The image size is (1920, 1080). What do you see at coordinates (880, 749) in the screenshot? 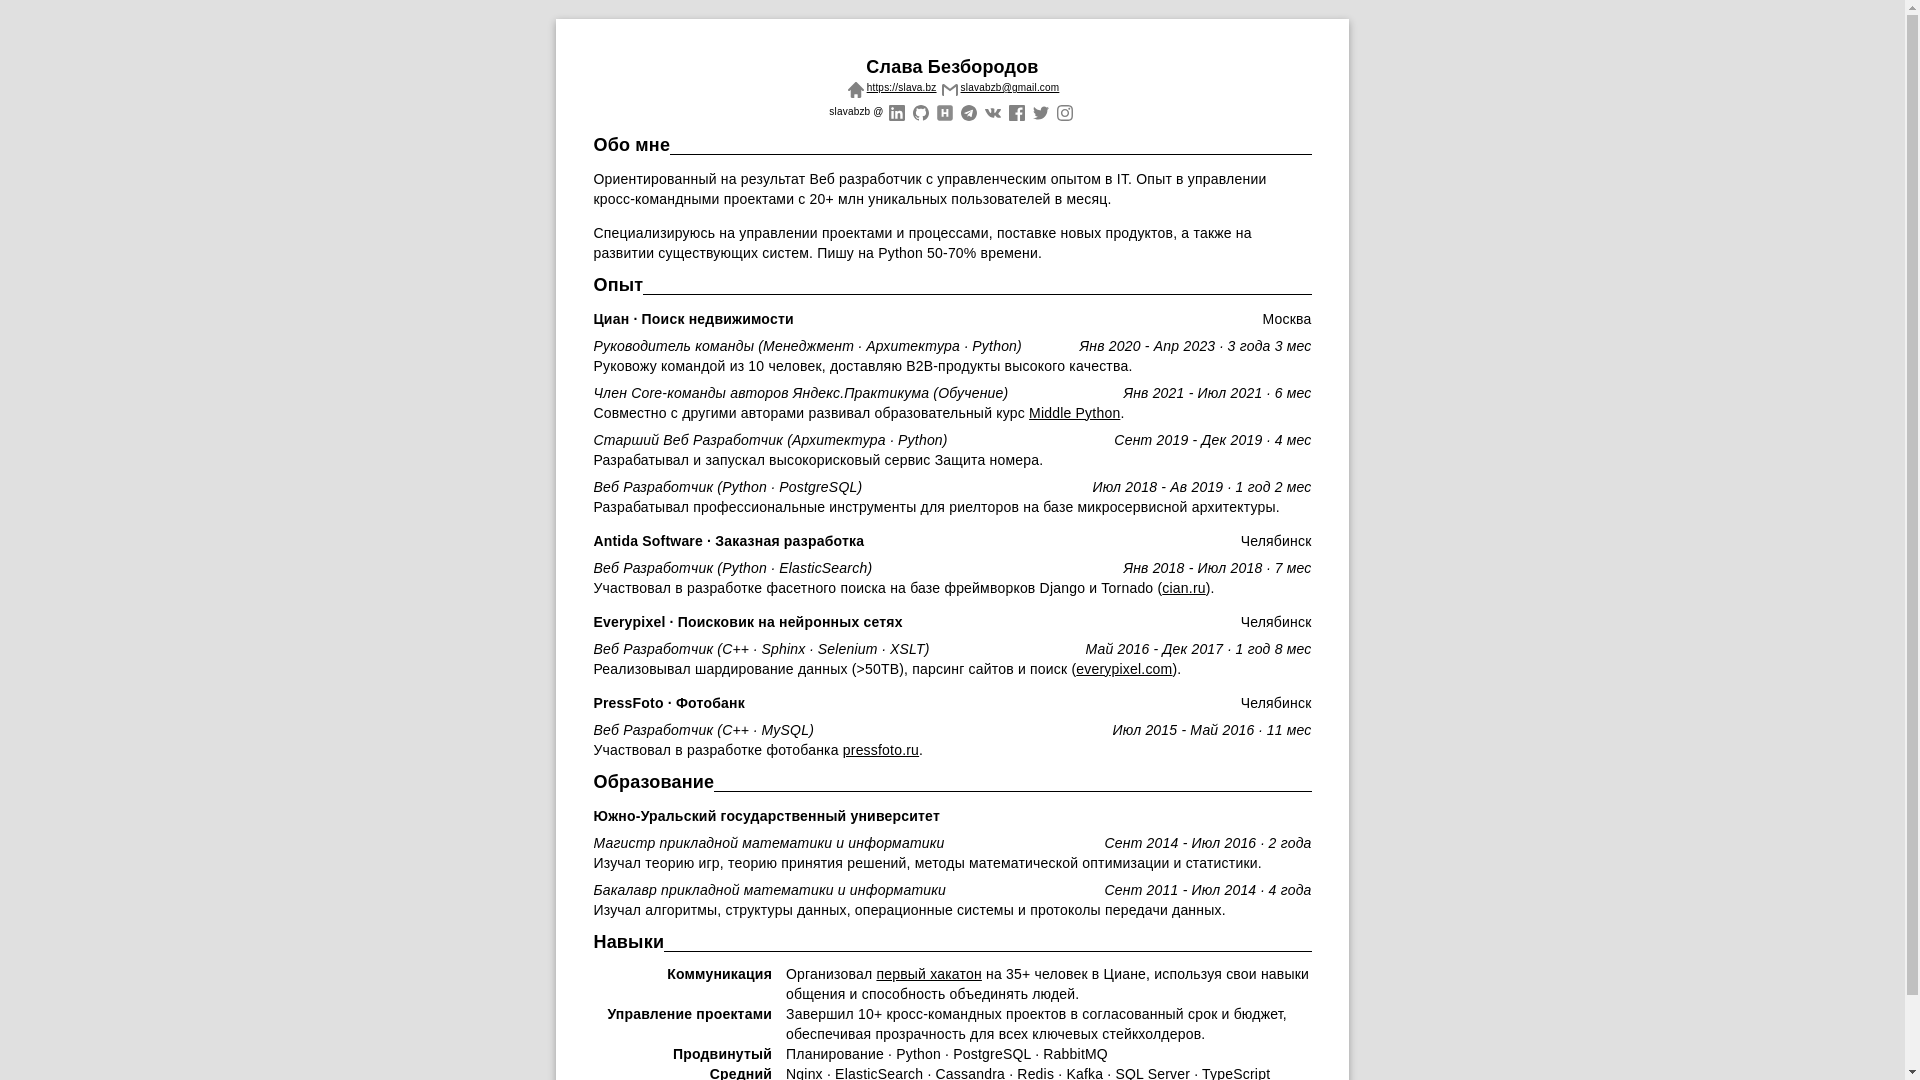
I see `'pressfoto.ru'` at bounding box center [880, 749].